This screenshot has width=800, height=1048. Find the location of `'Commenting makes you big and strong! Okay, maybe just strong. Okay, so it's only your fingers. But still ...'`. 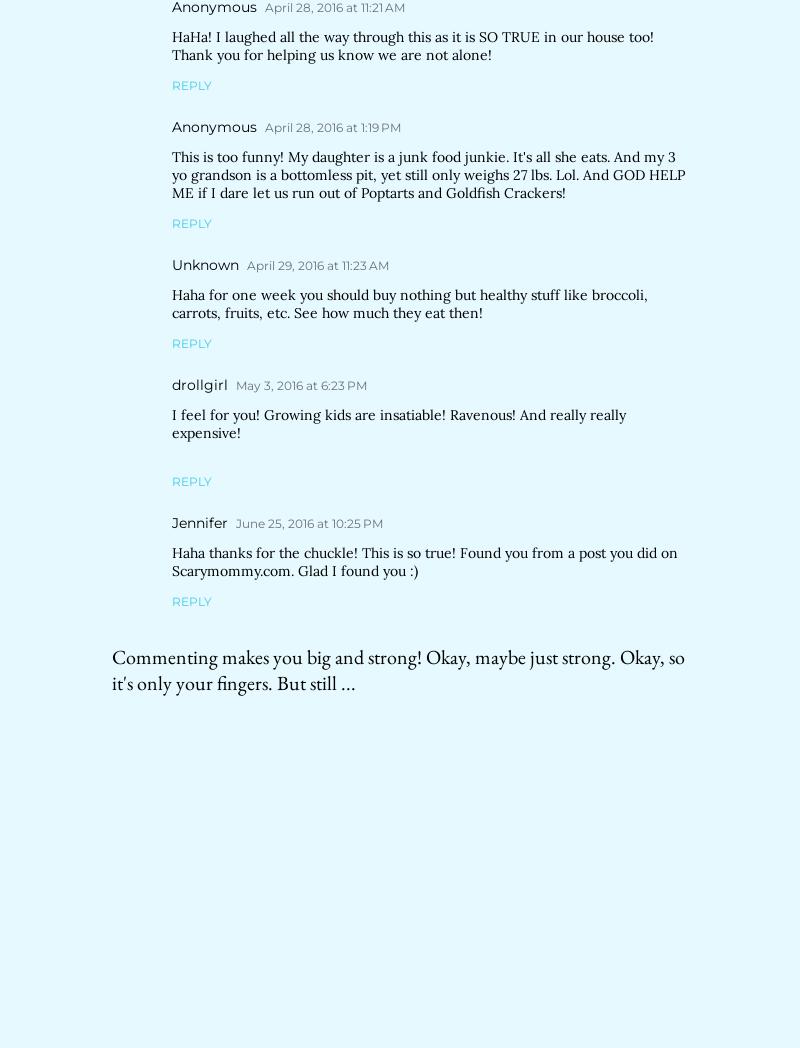

'Commenting makes you big and strong! Okay, maybe just strong. Okay, so it's only your fingers. But still ...' is located at coordinates (111, 669).